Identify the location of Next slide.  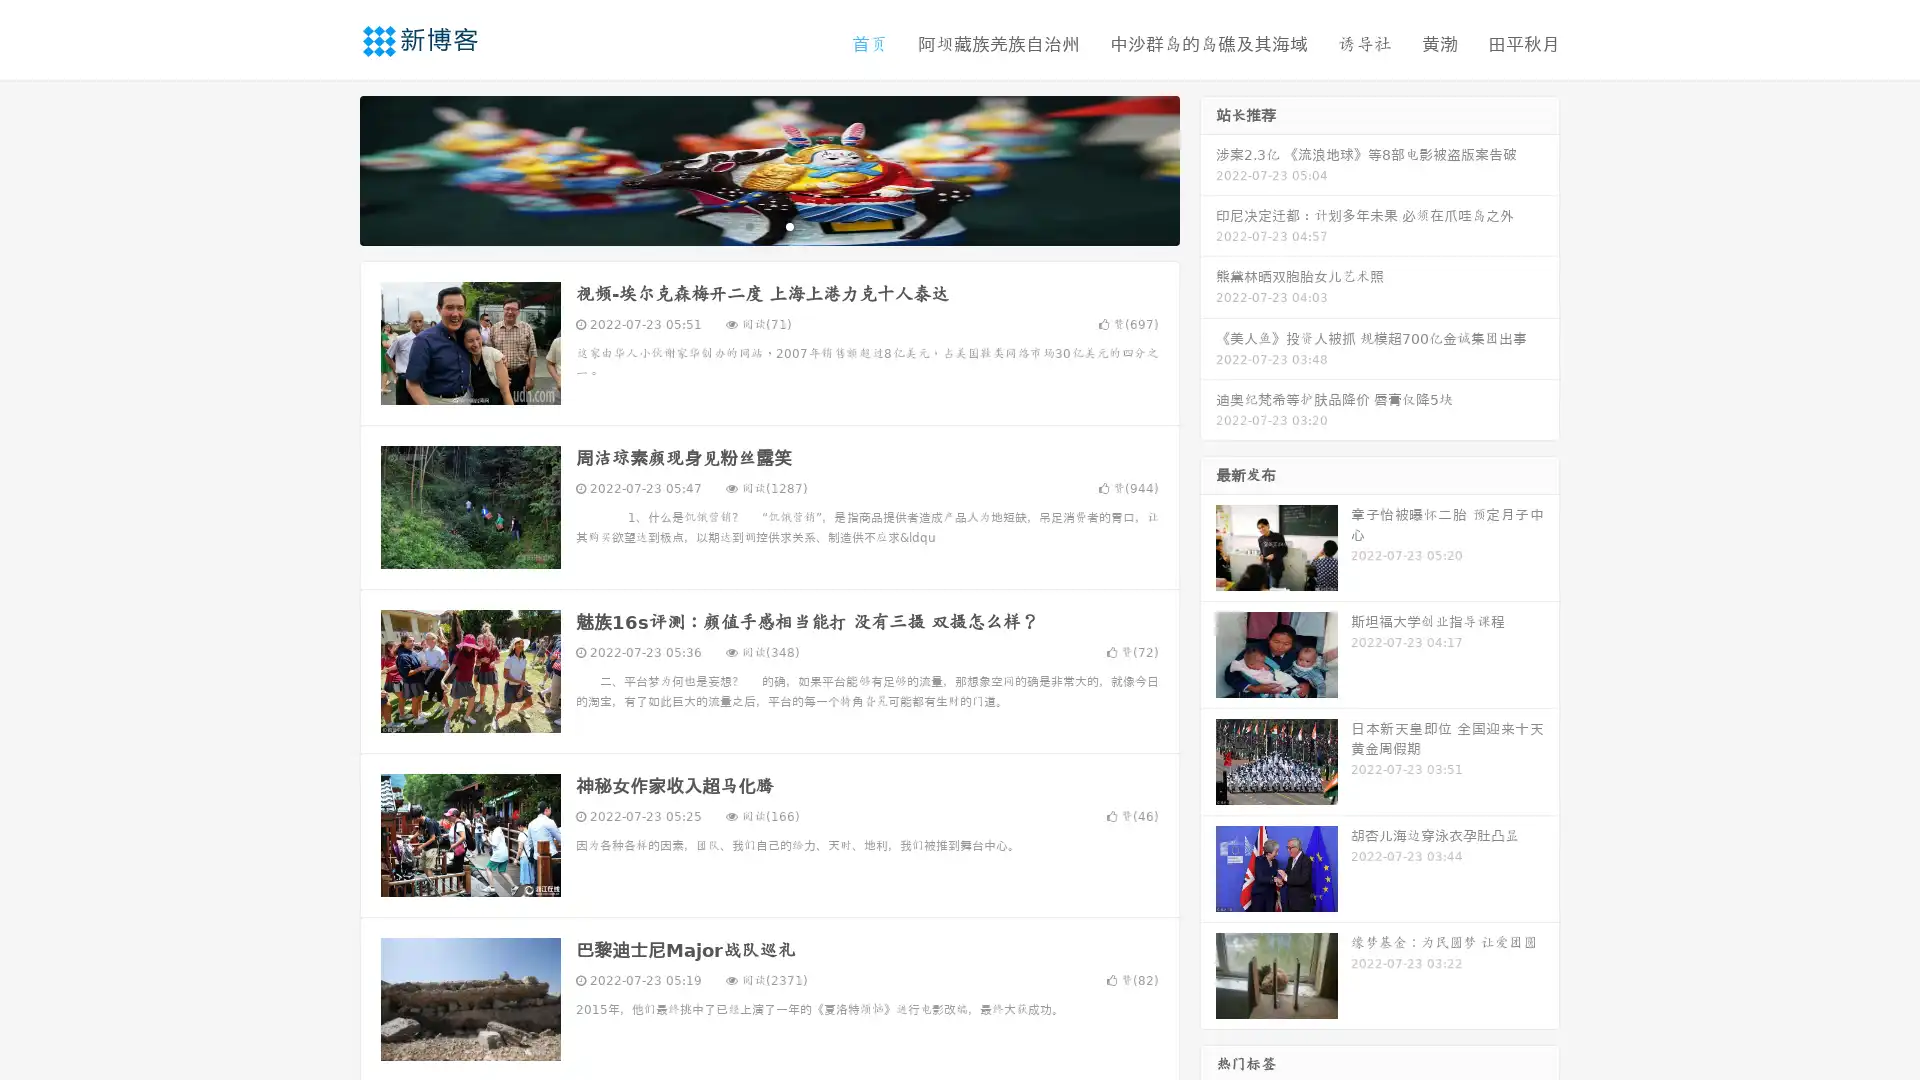
(1208, 168).